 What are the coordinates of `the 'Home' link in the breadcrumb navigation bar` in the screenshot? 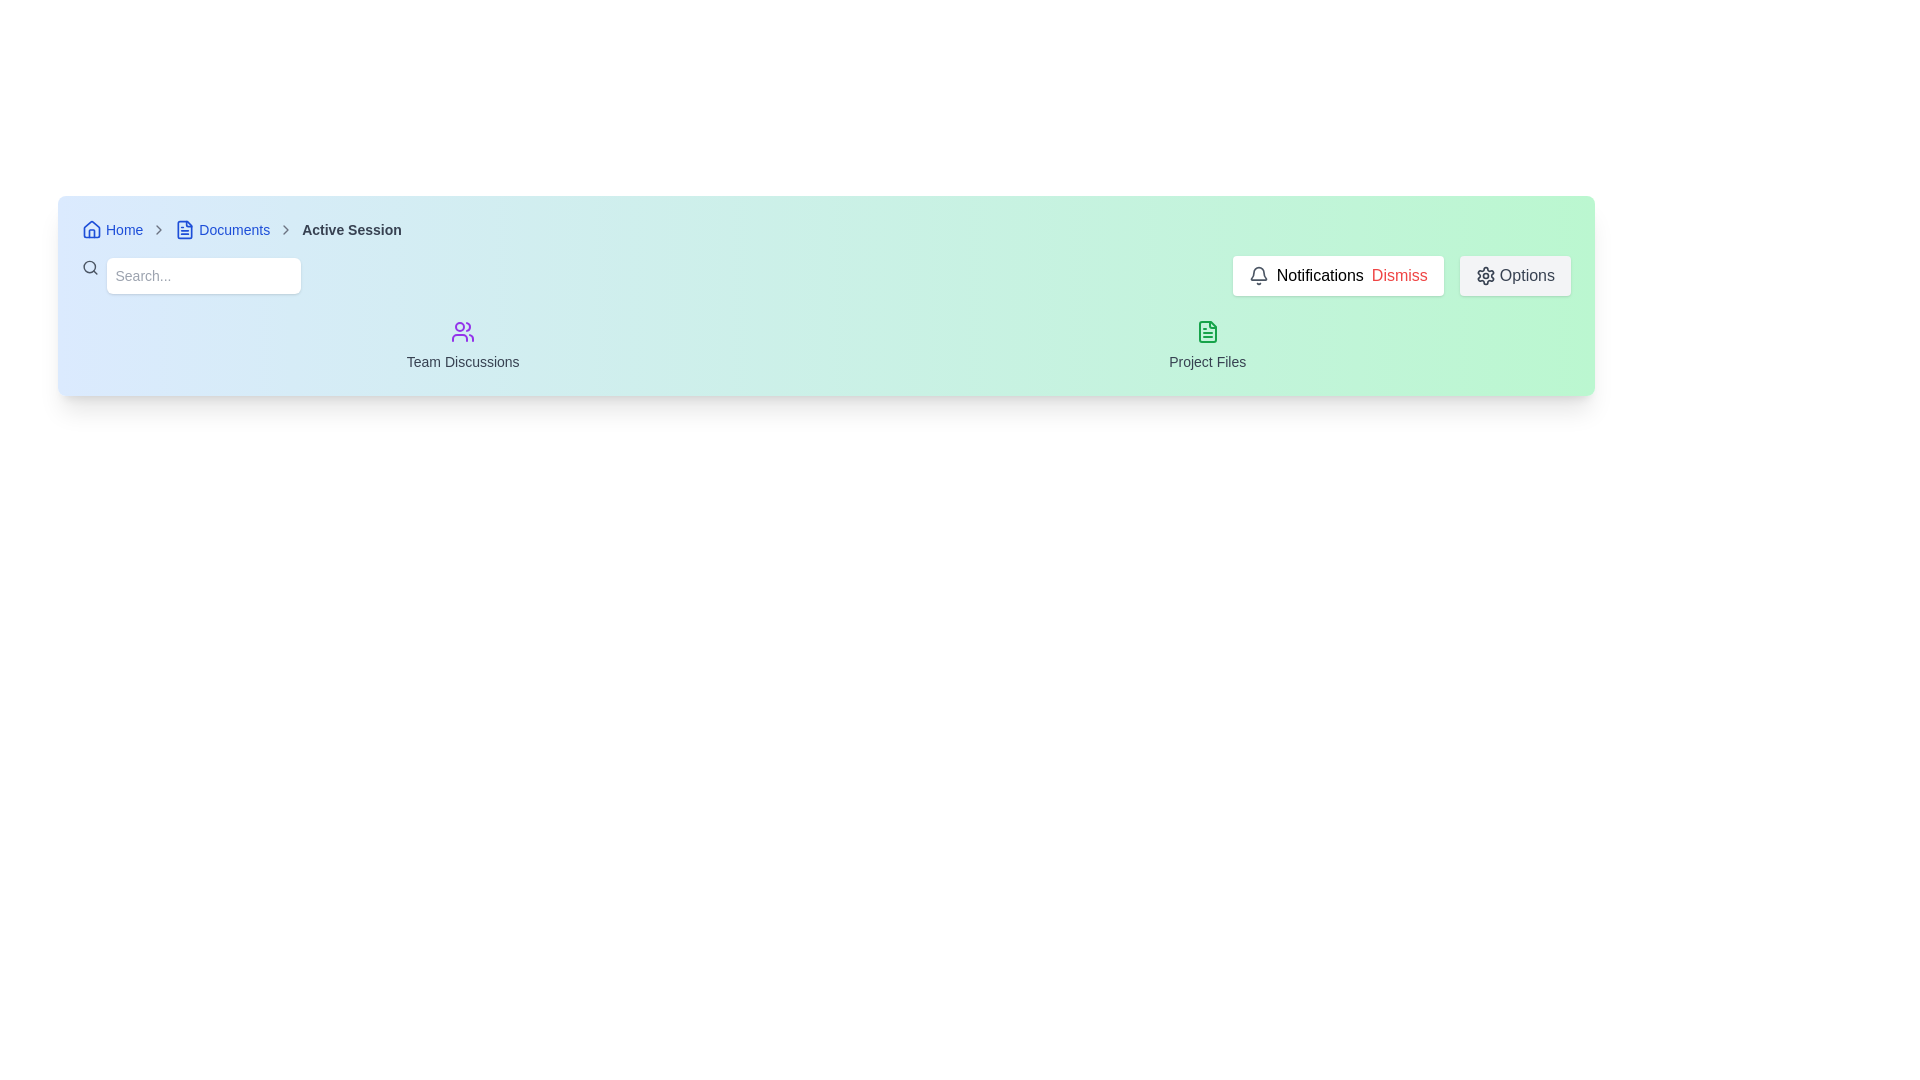 It's located at (111, 229).